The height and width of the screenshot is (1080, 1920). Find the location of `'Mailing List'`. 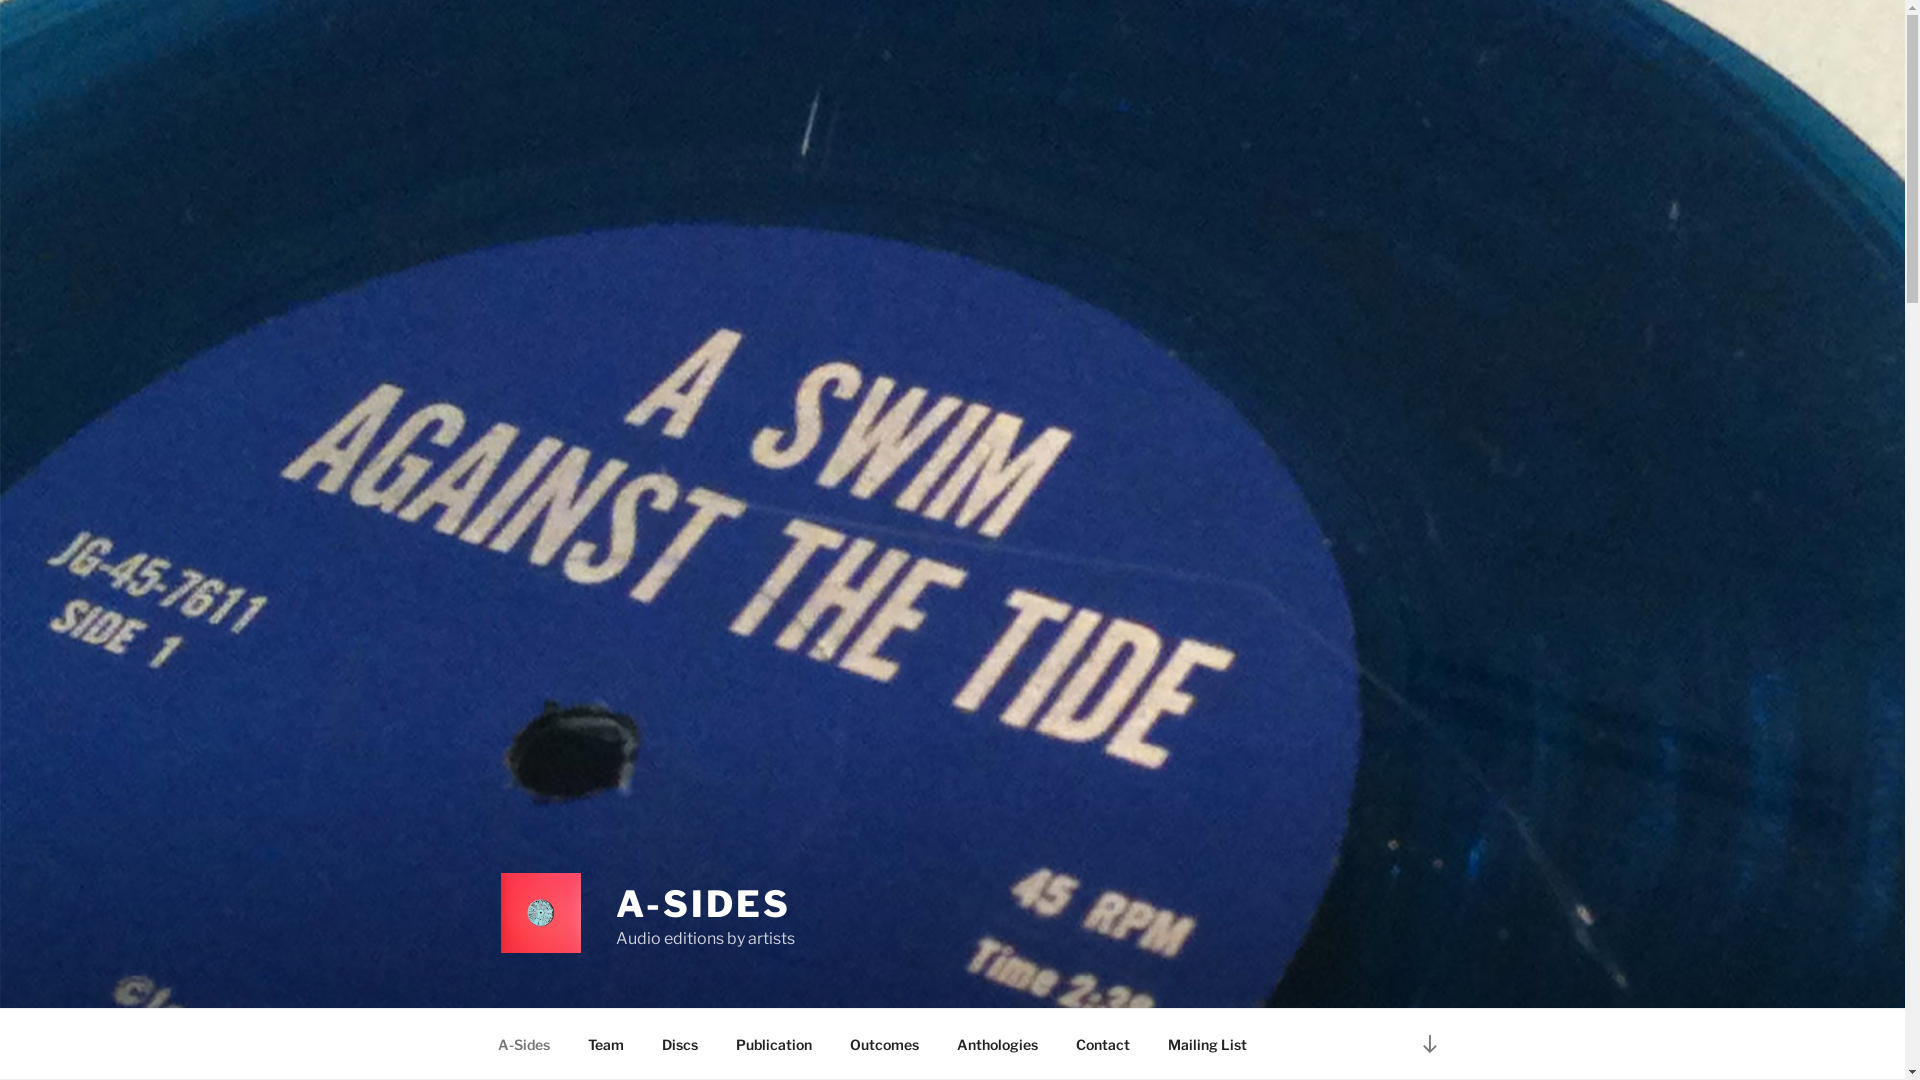

'Mailing List' is located at coordinates (1205, 1043).